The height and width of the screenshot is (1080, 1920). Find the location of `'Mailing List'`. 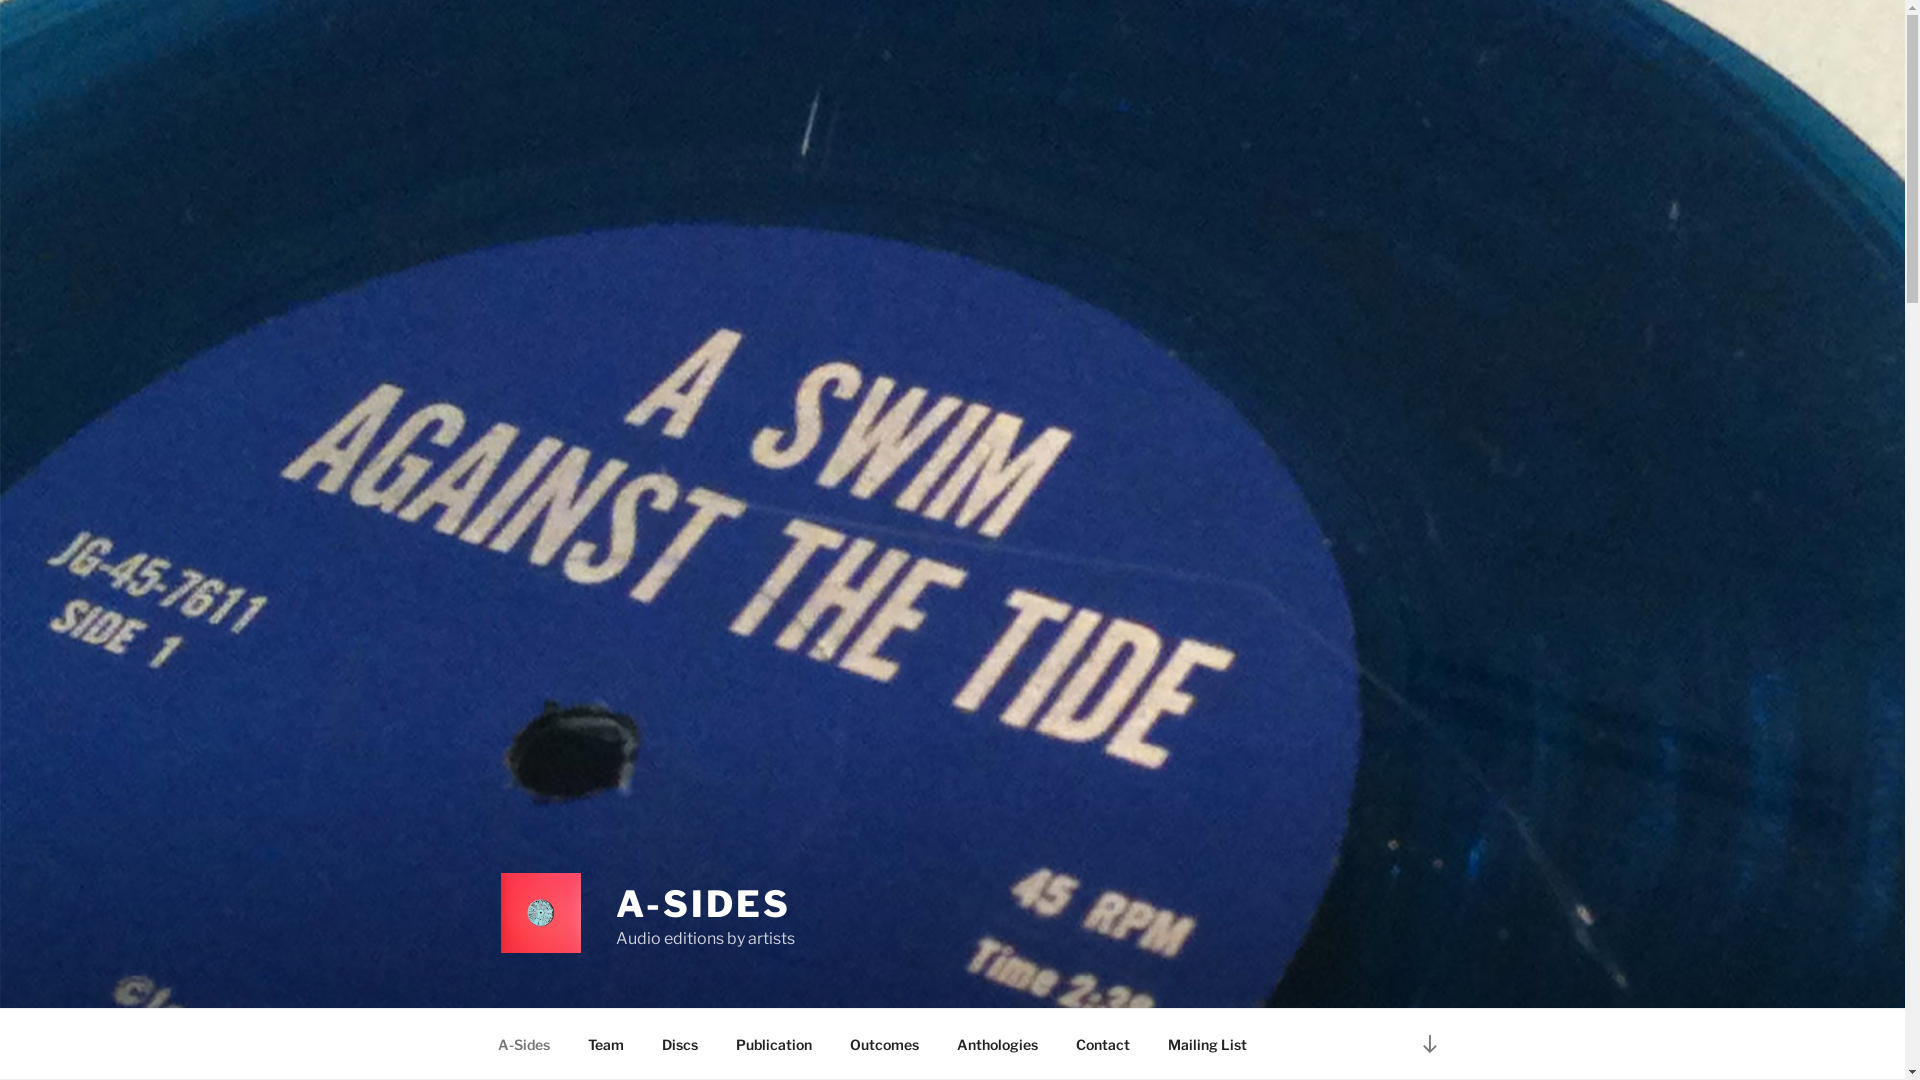

'Mailing List' is located at coordinates (1205, 1043).